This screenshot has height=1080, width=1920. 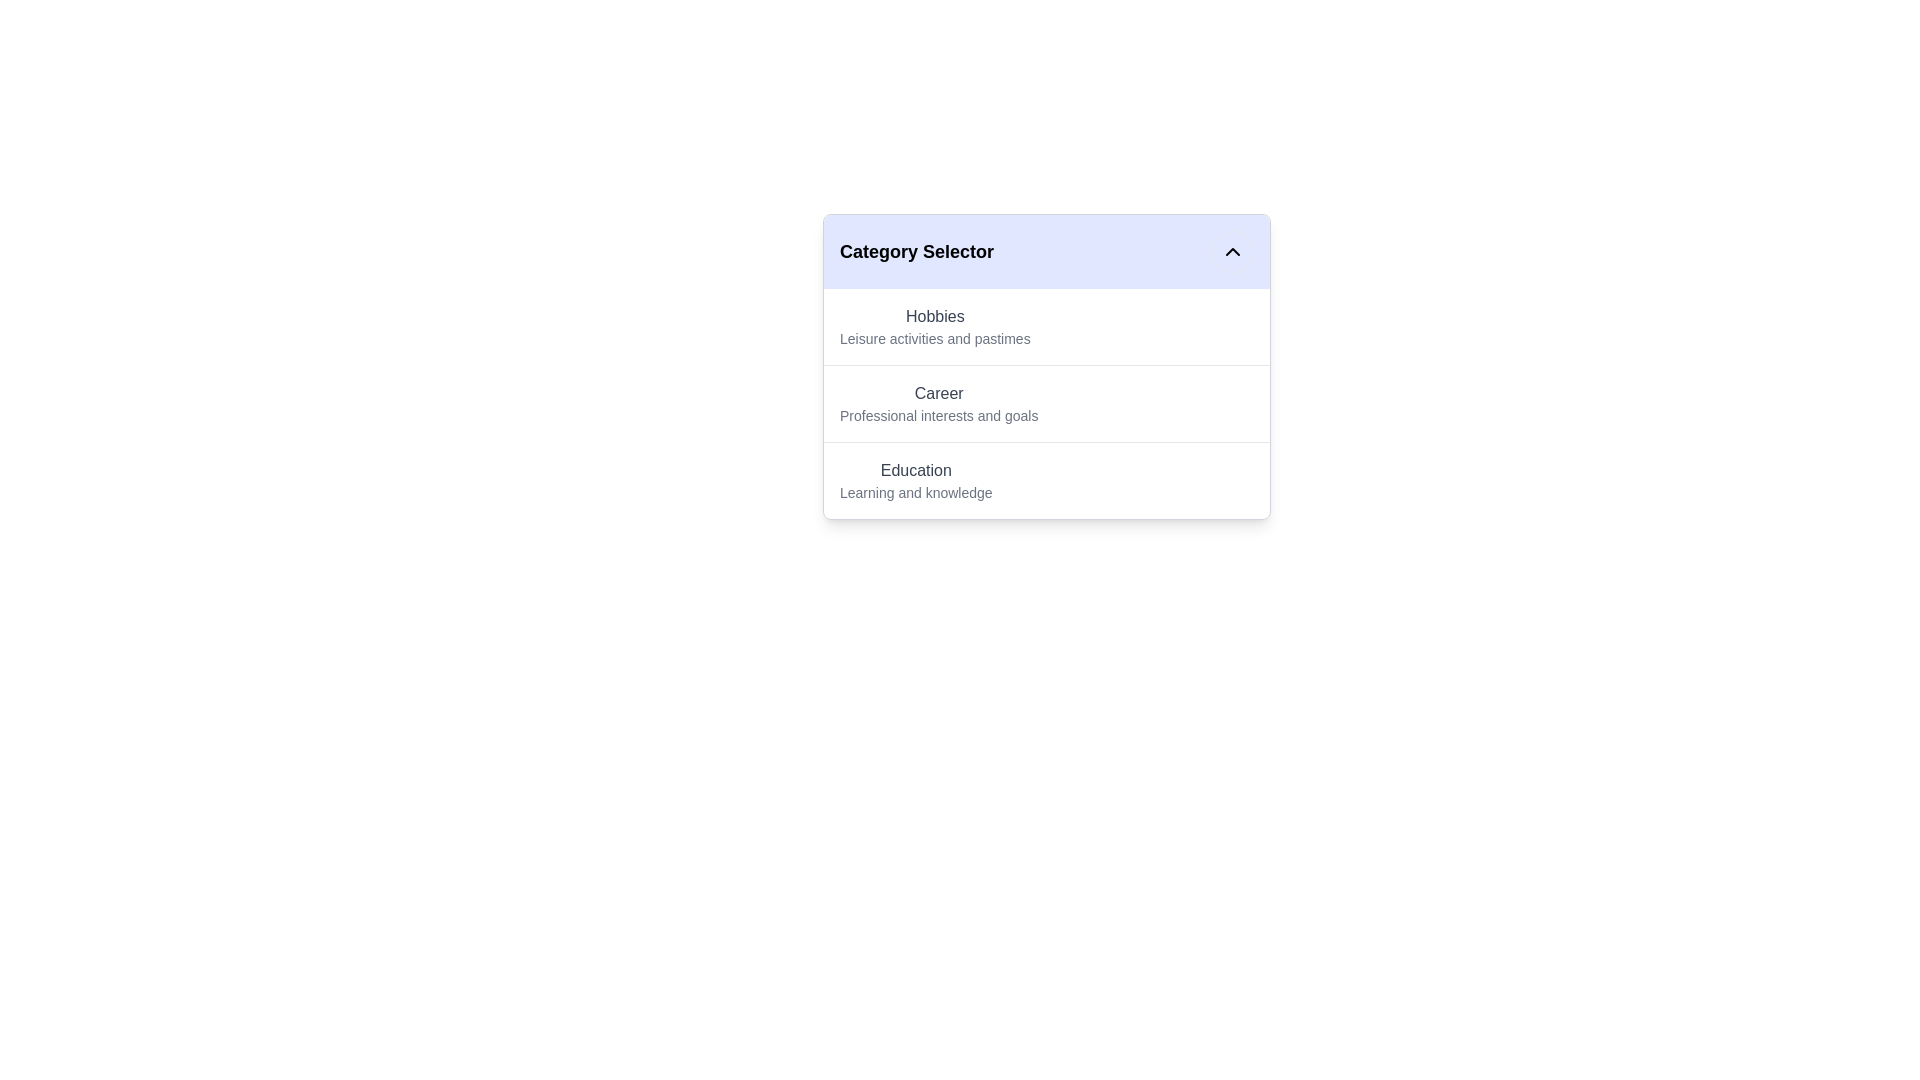 What do you see at coordinates (1232, 250) in the screenshot?
I see `the small circular button with a chevron-up icon located in the top-right corner of the 'Category Selector' header area` at bounding box center [1232, 250].